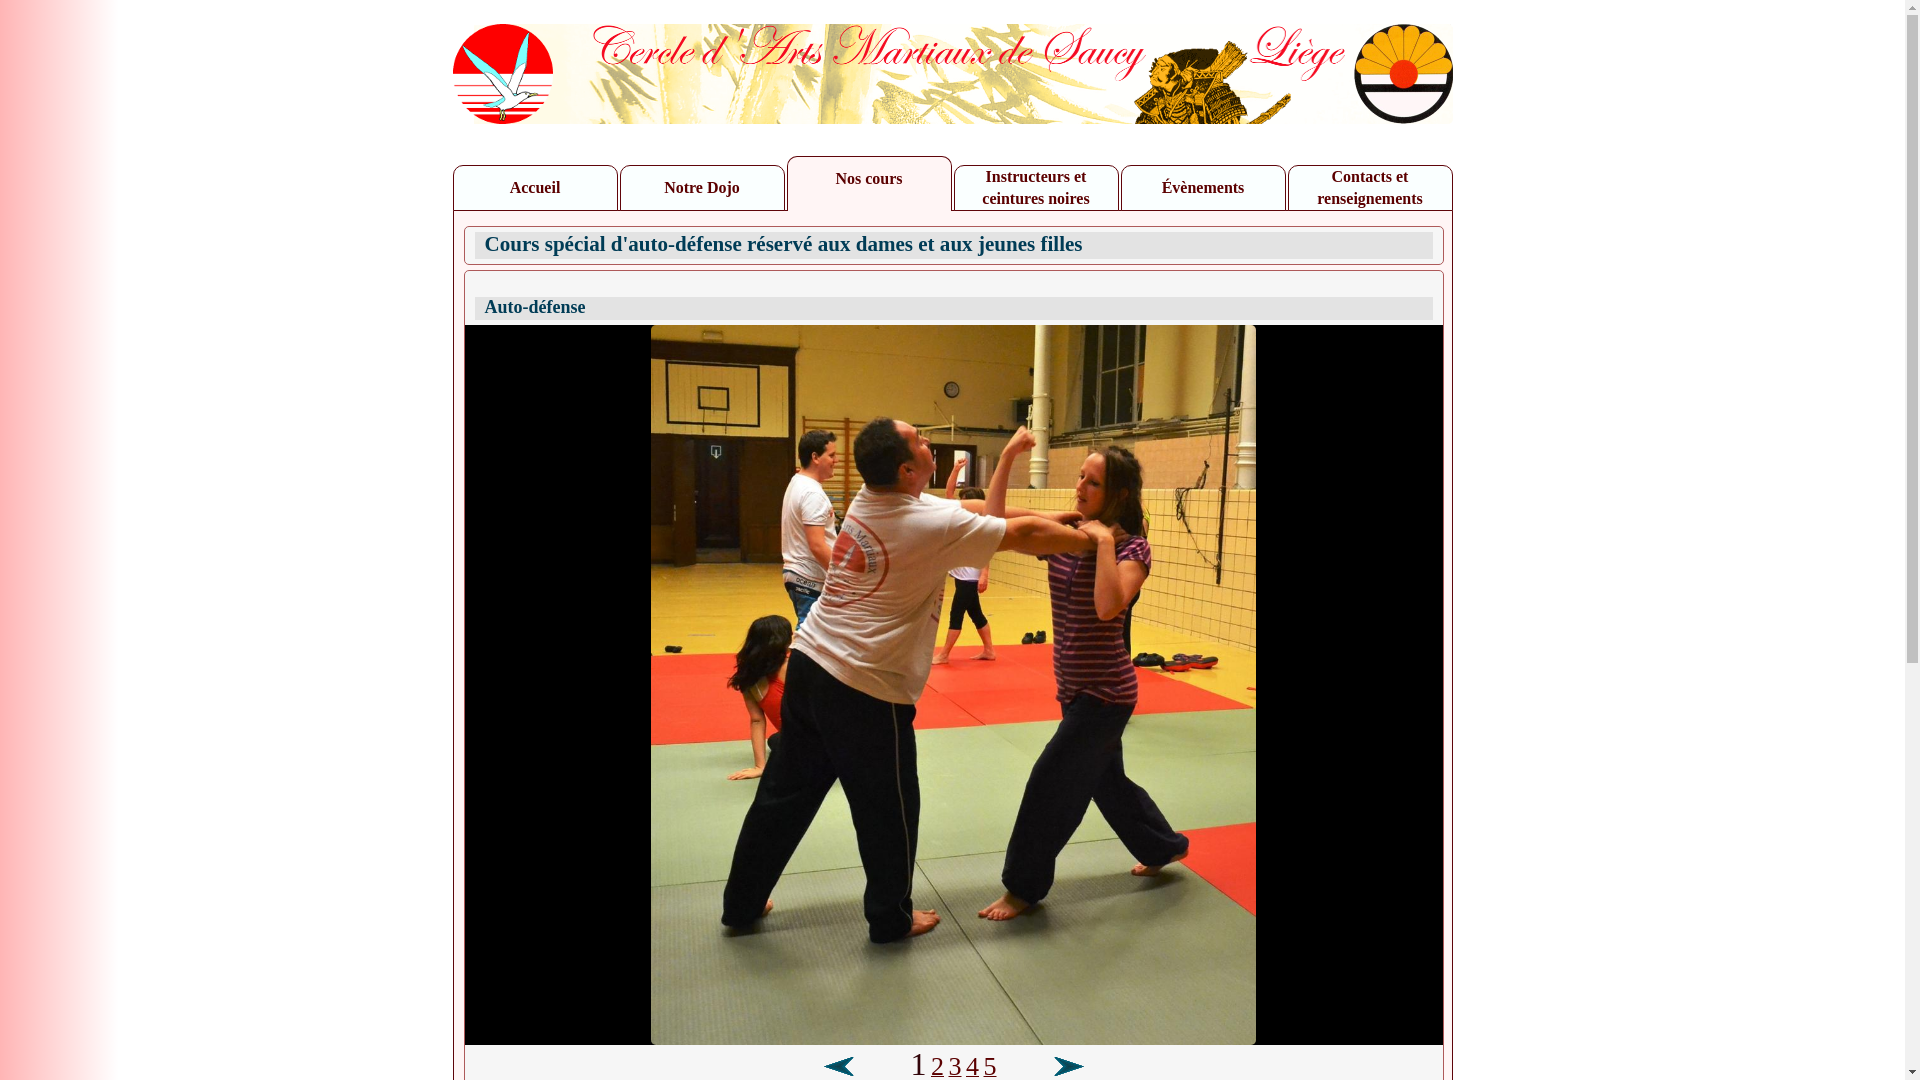 The image size is (1920, 1080). I want to click on 'suivante', so click(1050, 1065).